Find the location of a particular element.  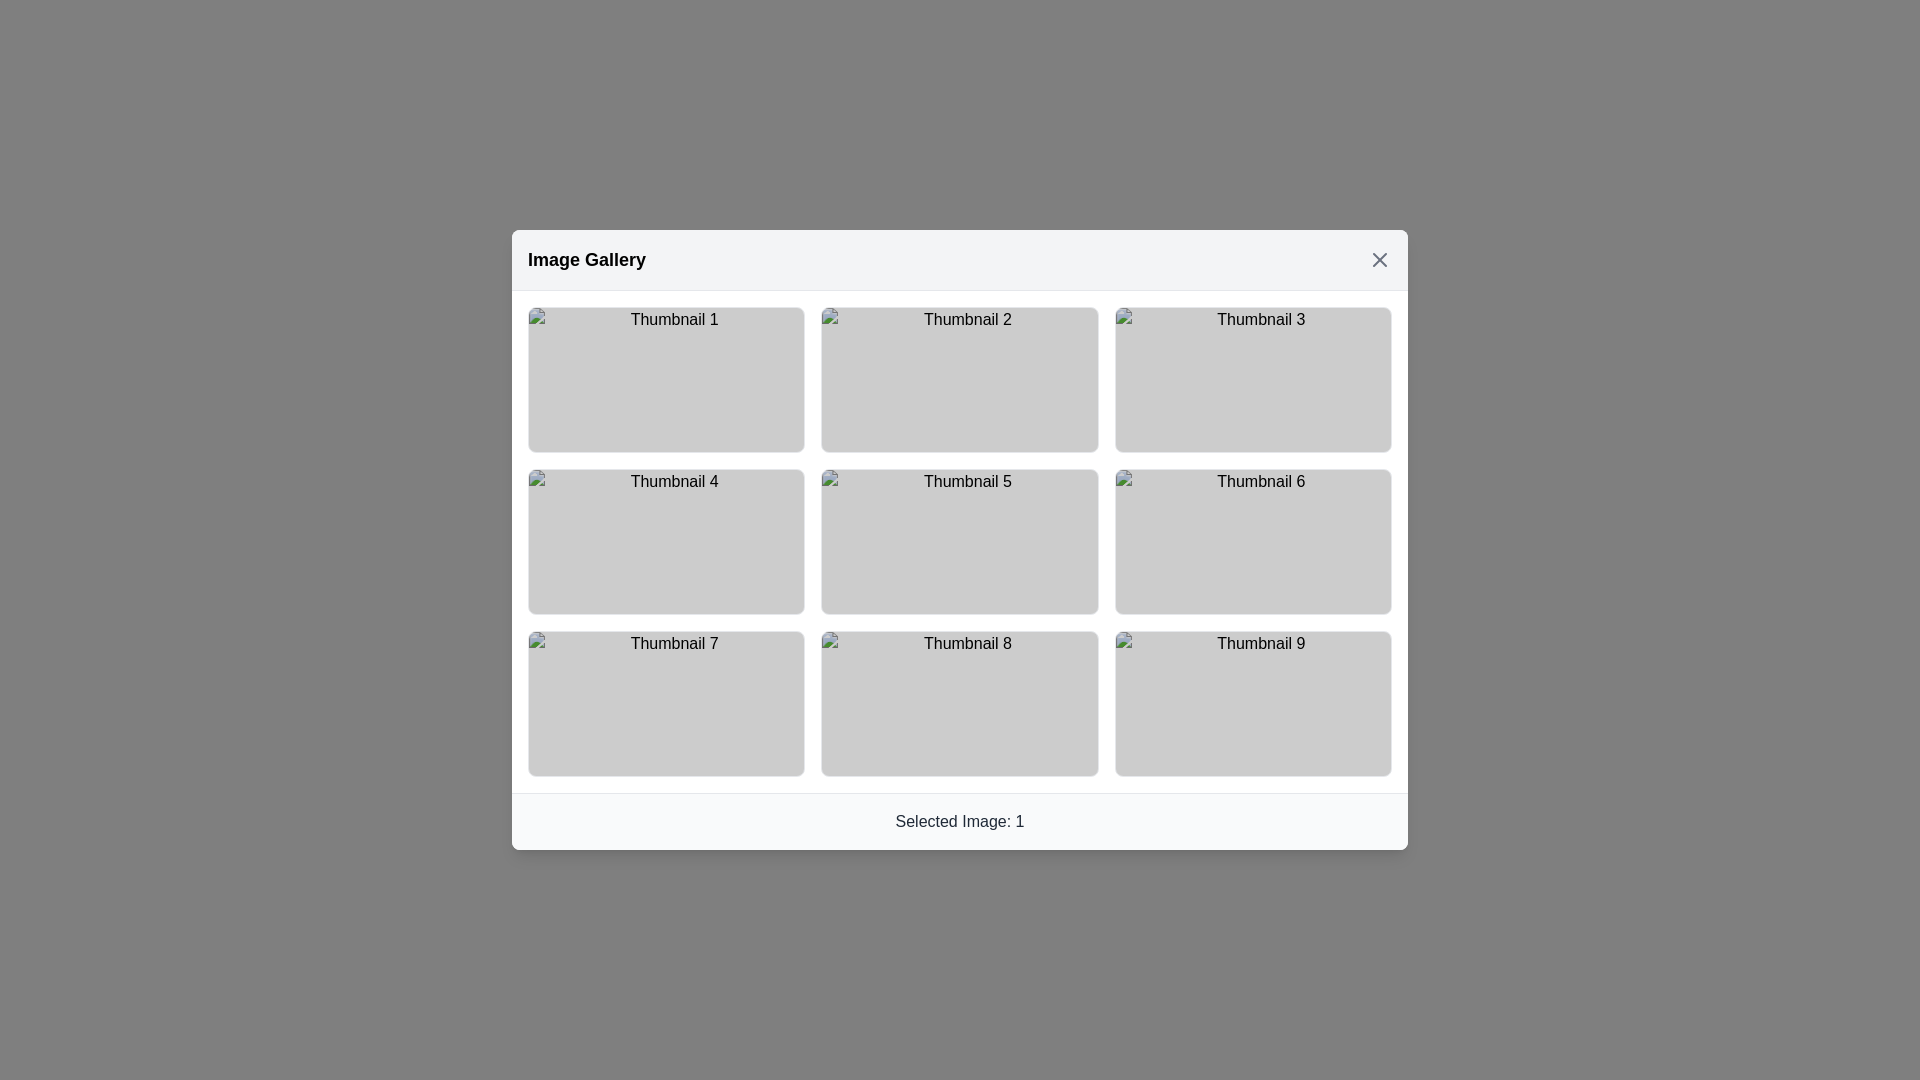

the rectangular thumbnail labeled 'Thumbnail 7', which is the first thumbnail is located at coordinates (666, 703).